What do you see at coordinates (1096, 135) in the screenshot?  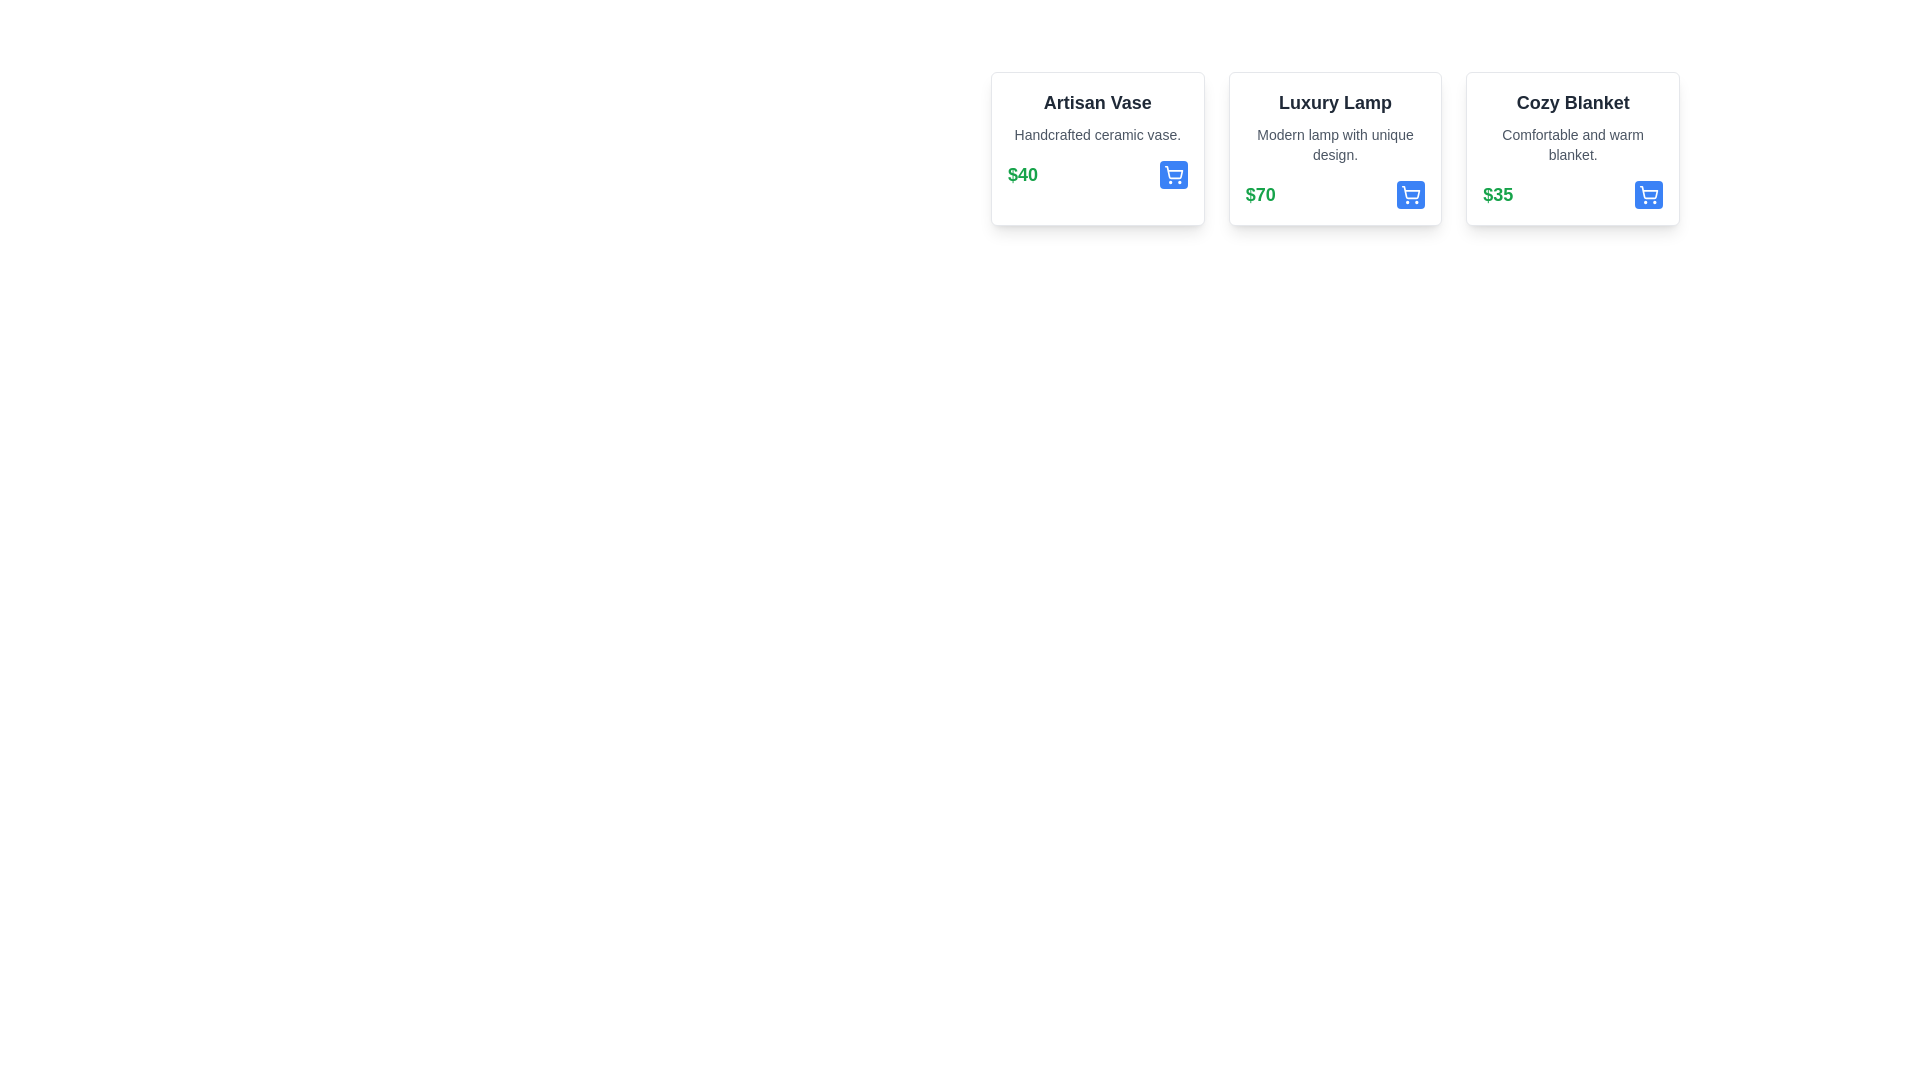 I see `the text label that provides a concise description of the product, located below the title 'Artisan Vase' and above the price '$40' in the left card of the product row` at bounding box center [1096, 135].